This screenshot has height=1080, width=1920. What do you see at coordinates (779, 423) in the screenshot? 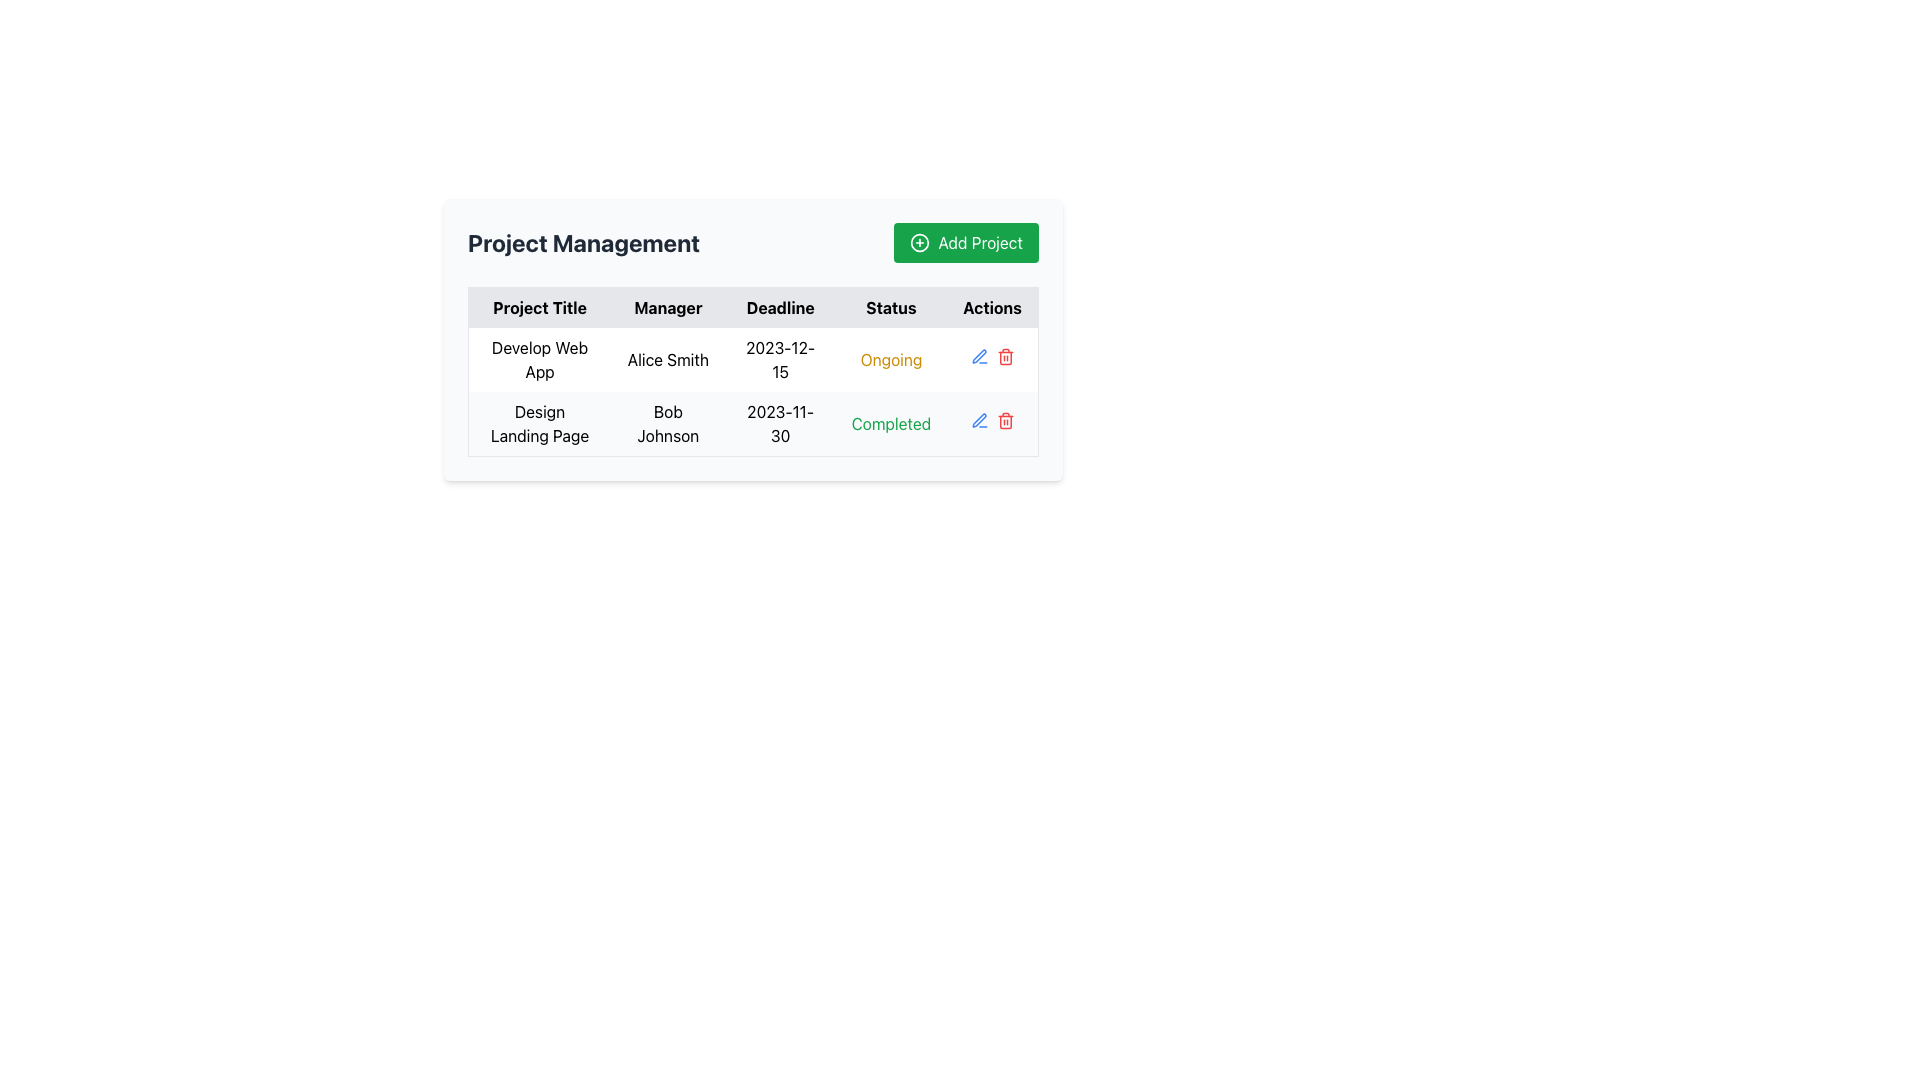
I see `the Text Display element that shows the project deadline date for the 'Design Landing Page' project managed by Bob Johnson, located in the 'Deadline' column of the second row` at bounding box center [779, 423].